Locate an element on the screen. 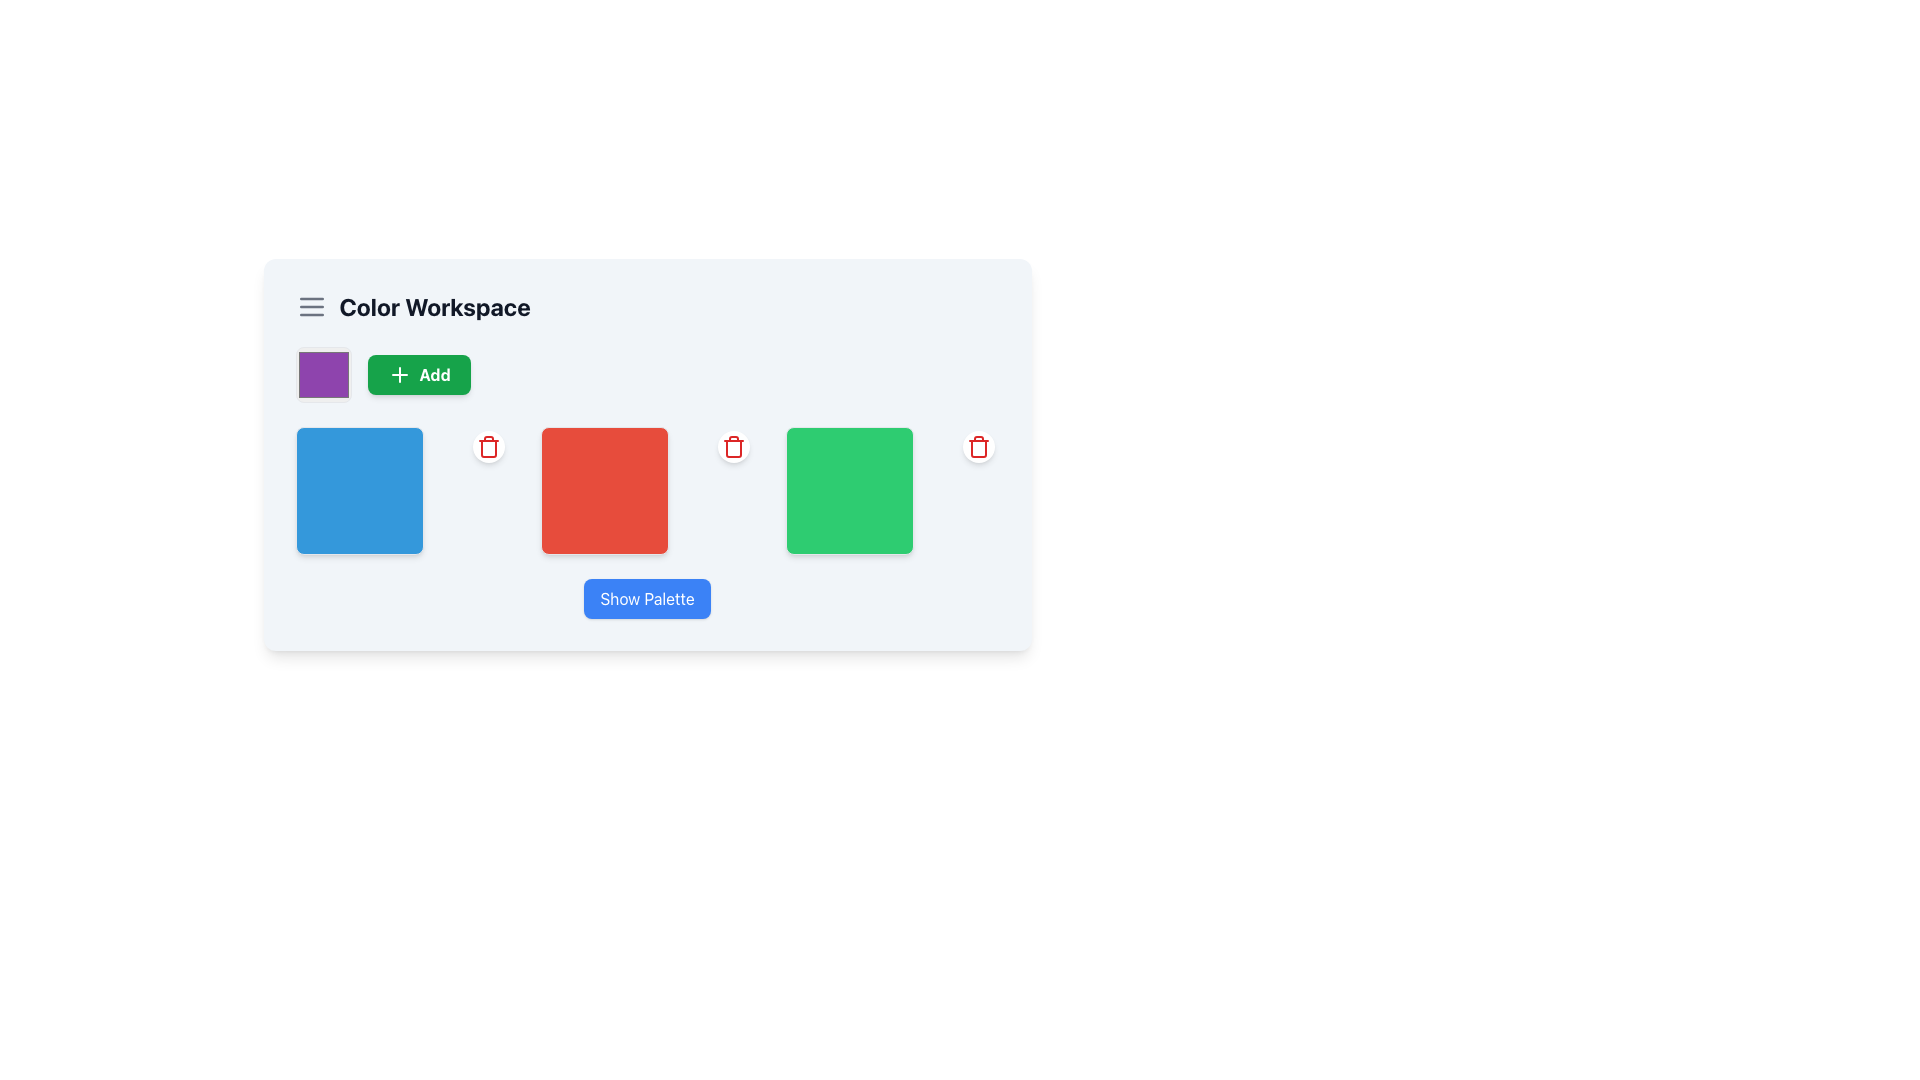 This screenshot has width=1920, height=1080. the visual placeholder or interactive button located centrally in the grid, which is the second item surrounded by a blue square on the left and a green square on the right is located at coordinates (647, 490).